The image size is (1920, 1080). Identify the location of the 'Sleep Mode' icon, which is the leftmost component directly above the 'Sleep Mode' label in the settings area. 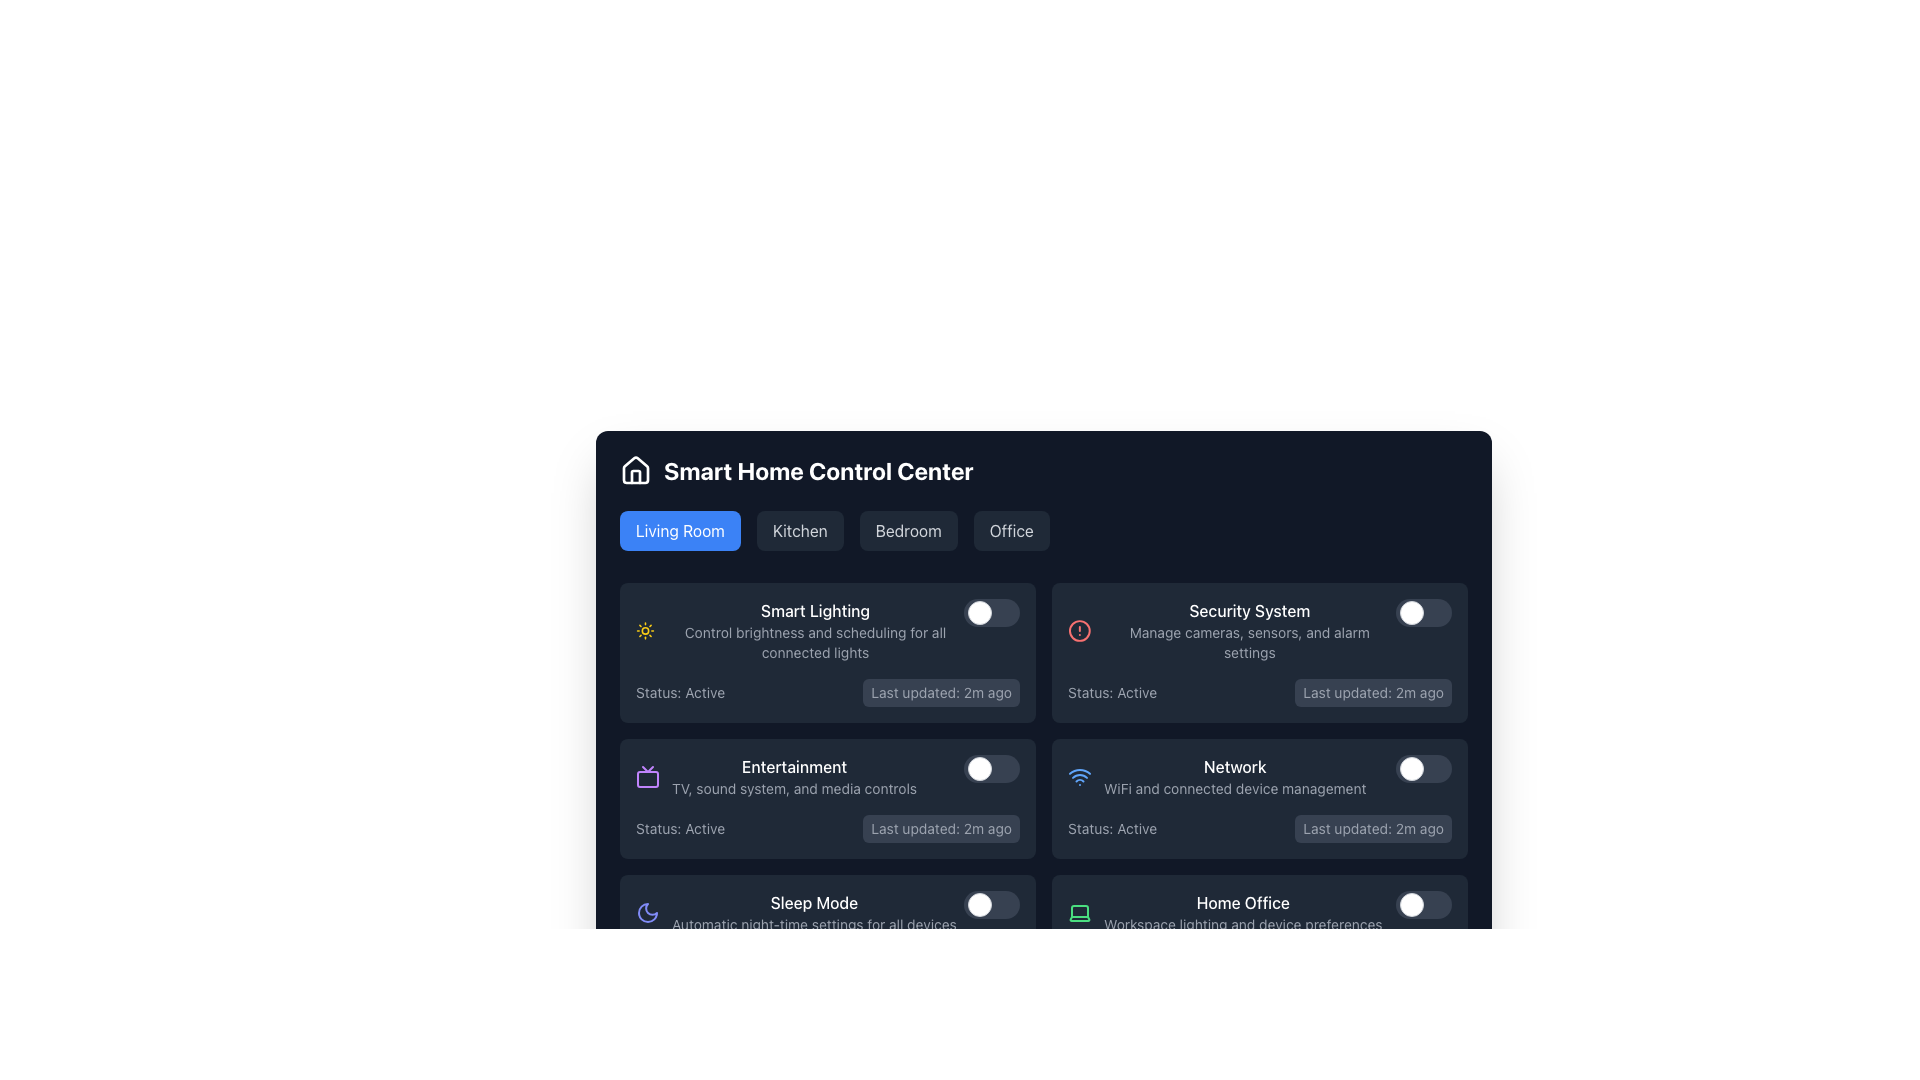
(648, 913).